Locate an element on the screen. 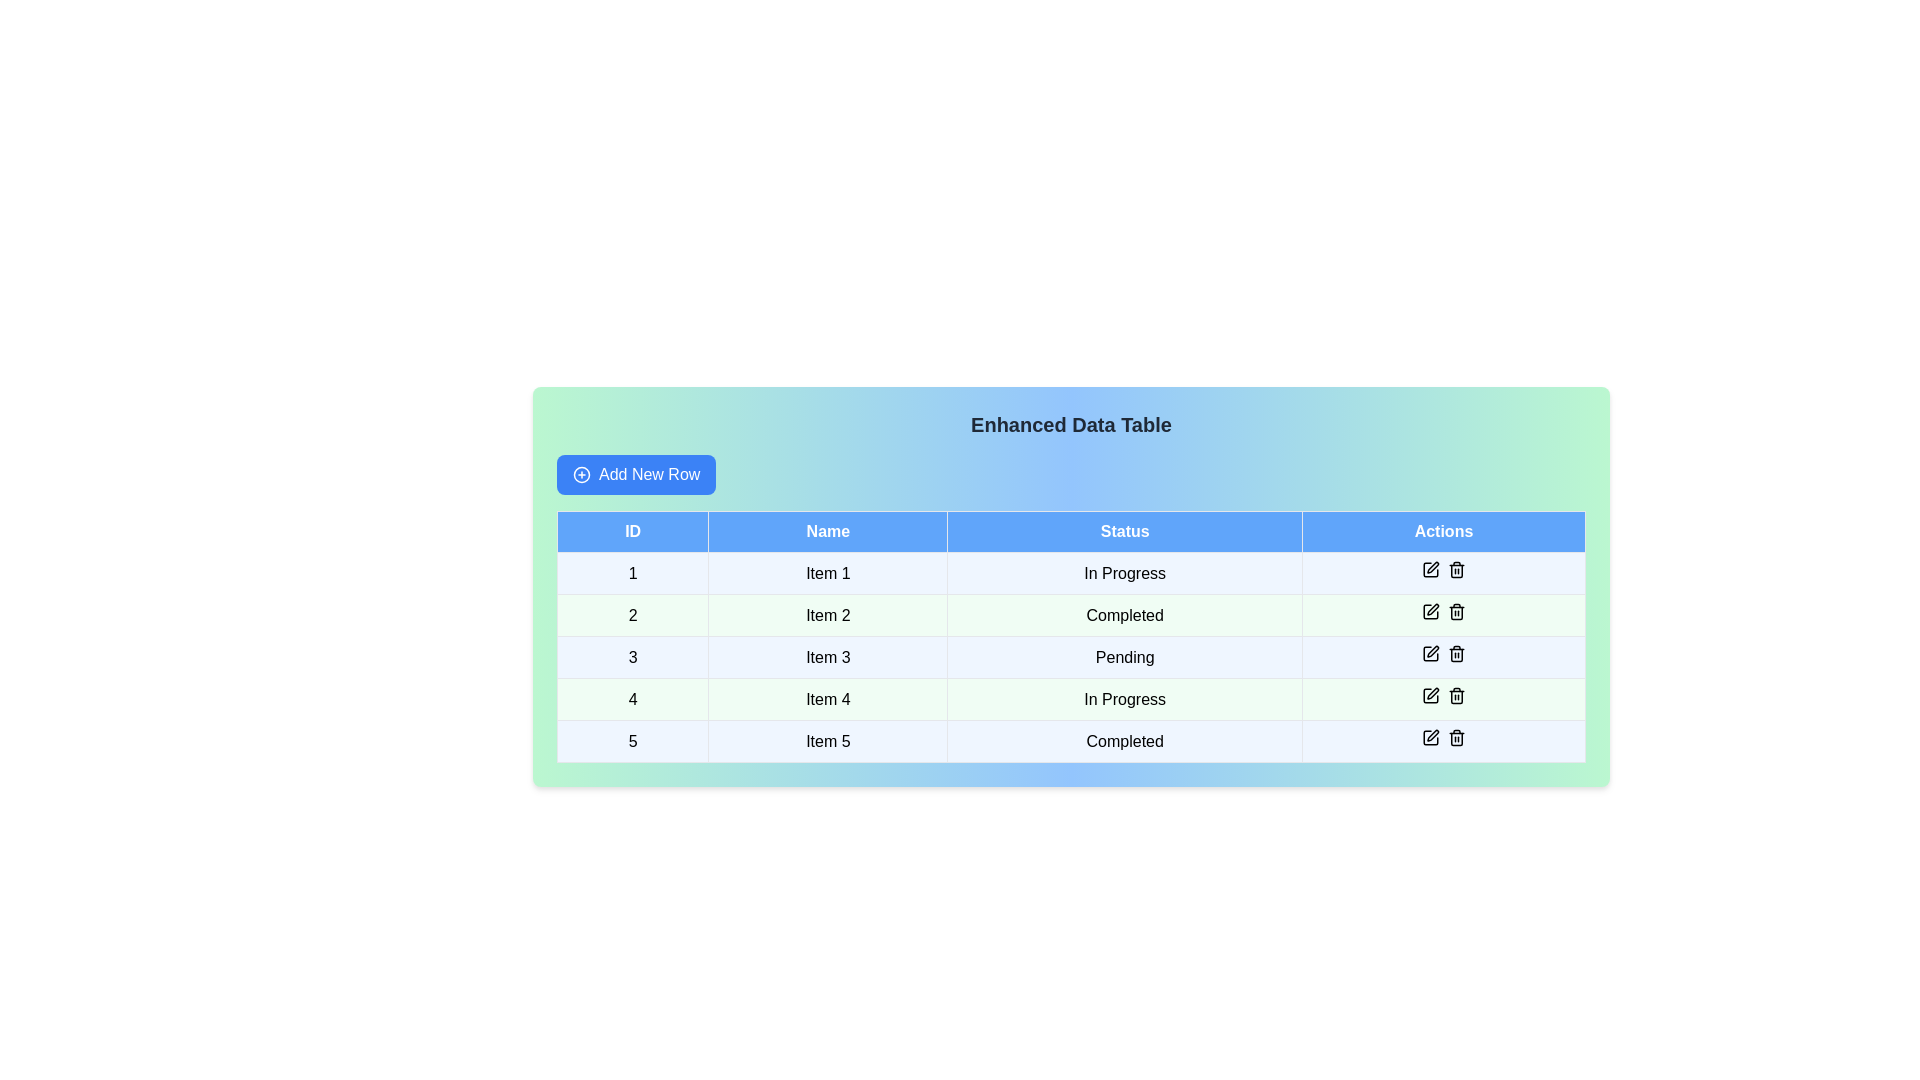  the non-interactive text label located in the second row under the 'Name' column of the table, which serves as a display for the corresponding data entry is located at coordinates (828, 614).